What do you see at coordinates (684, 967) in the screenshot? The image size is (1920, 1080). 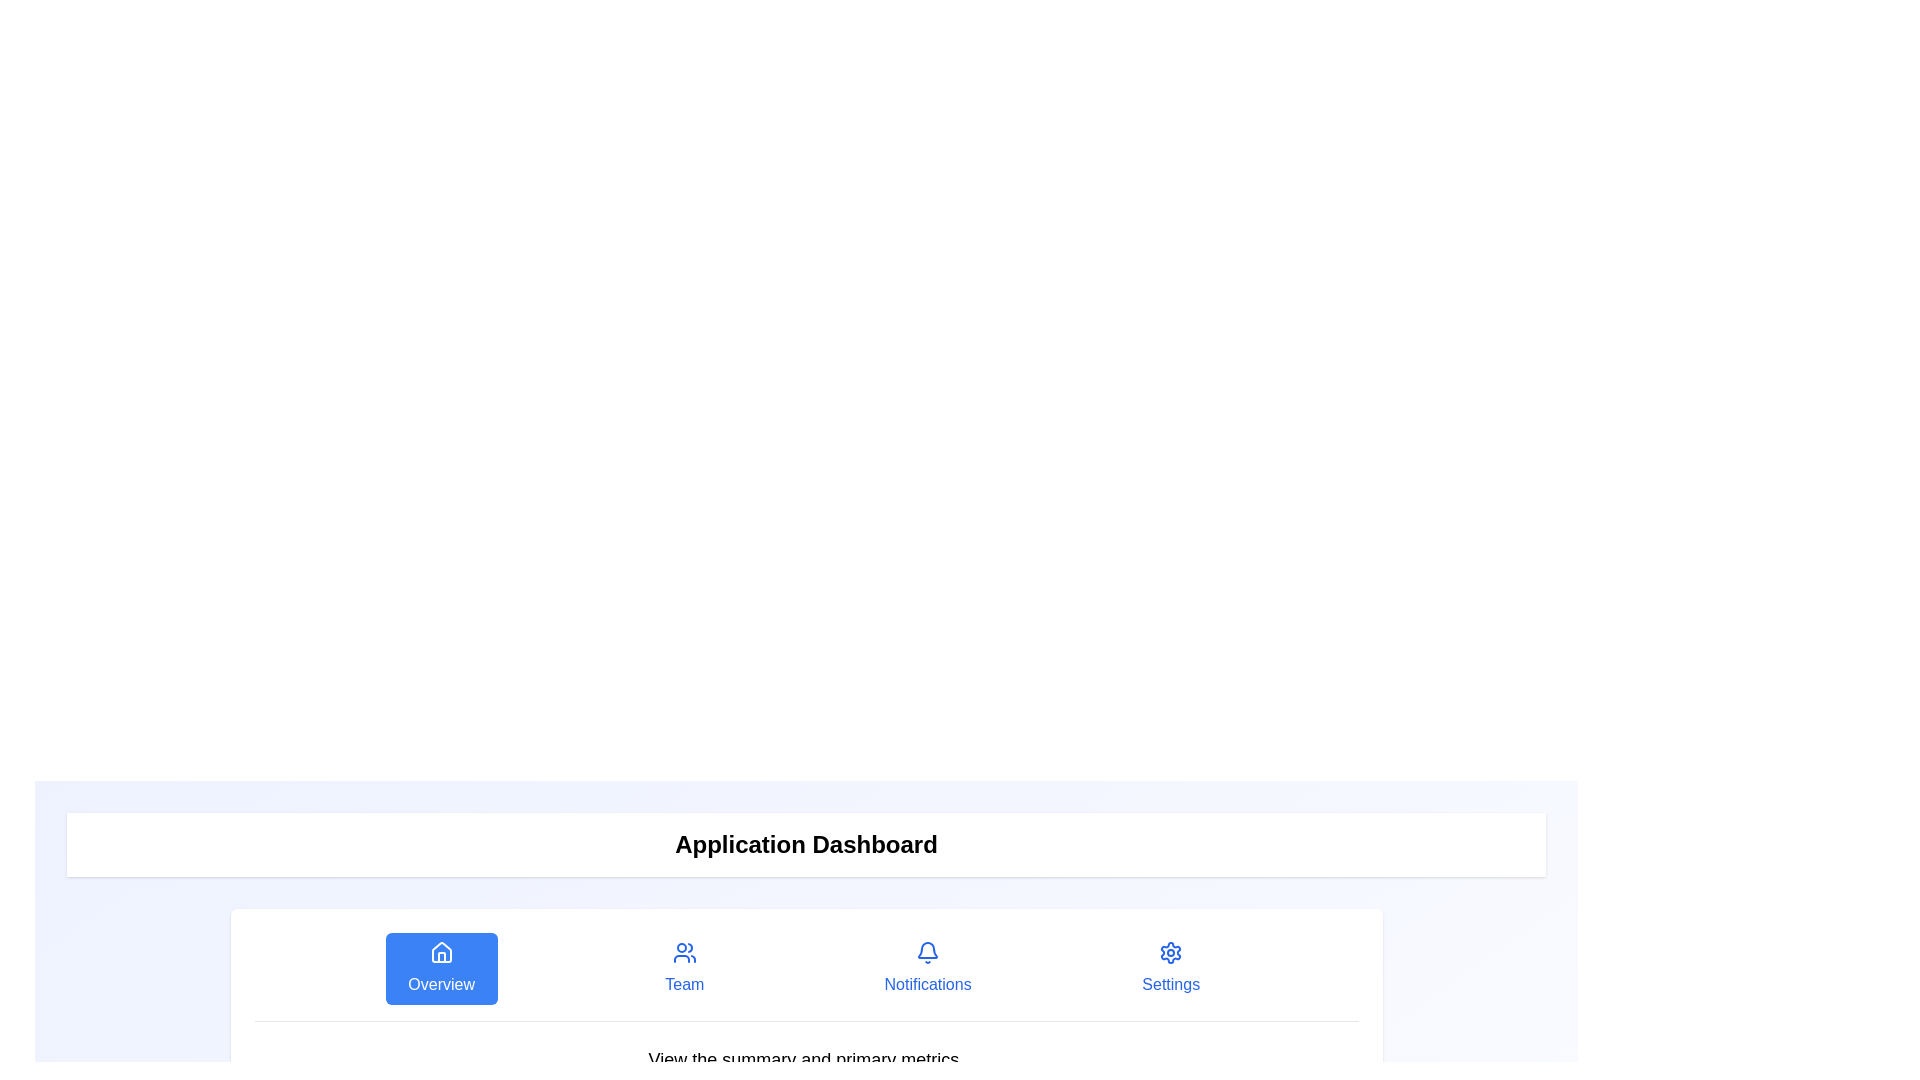 I see `the navigational button labeled 'Team' located in the center of the horizontal navbar at the lower section of the application's header area` at bounding box center [684, 967].